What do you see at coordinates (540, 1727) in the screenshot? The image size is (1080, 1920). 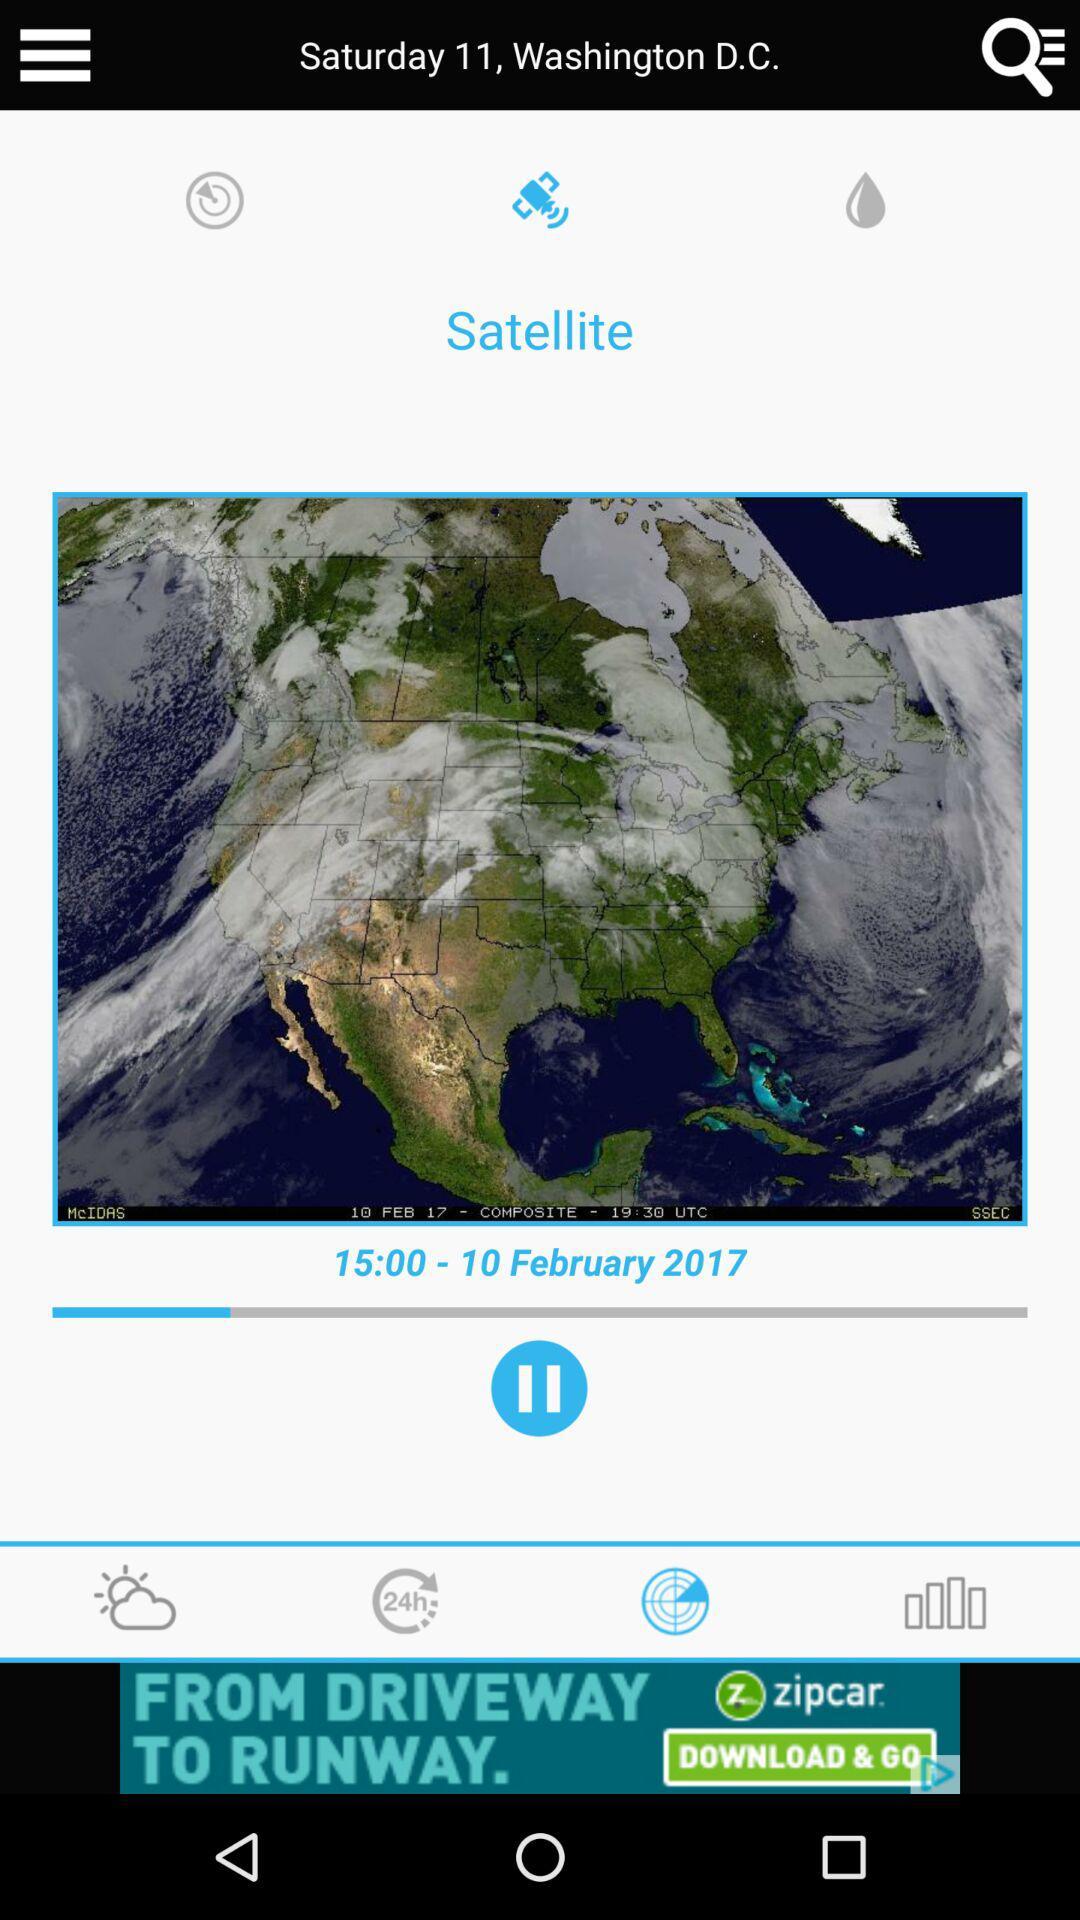 I see `open advertisement` at bounding box center [540, 1727].